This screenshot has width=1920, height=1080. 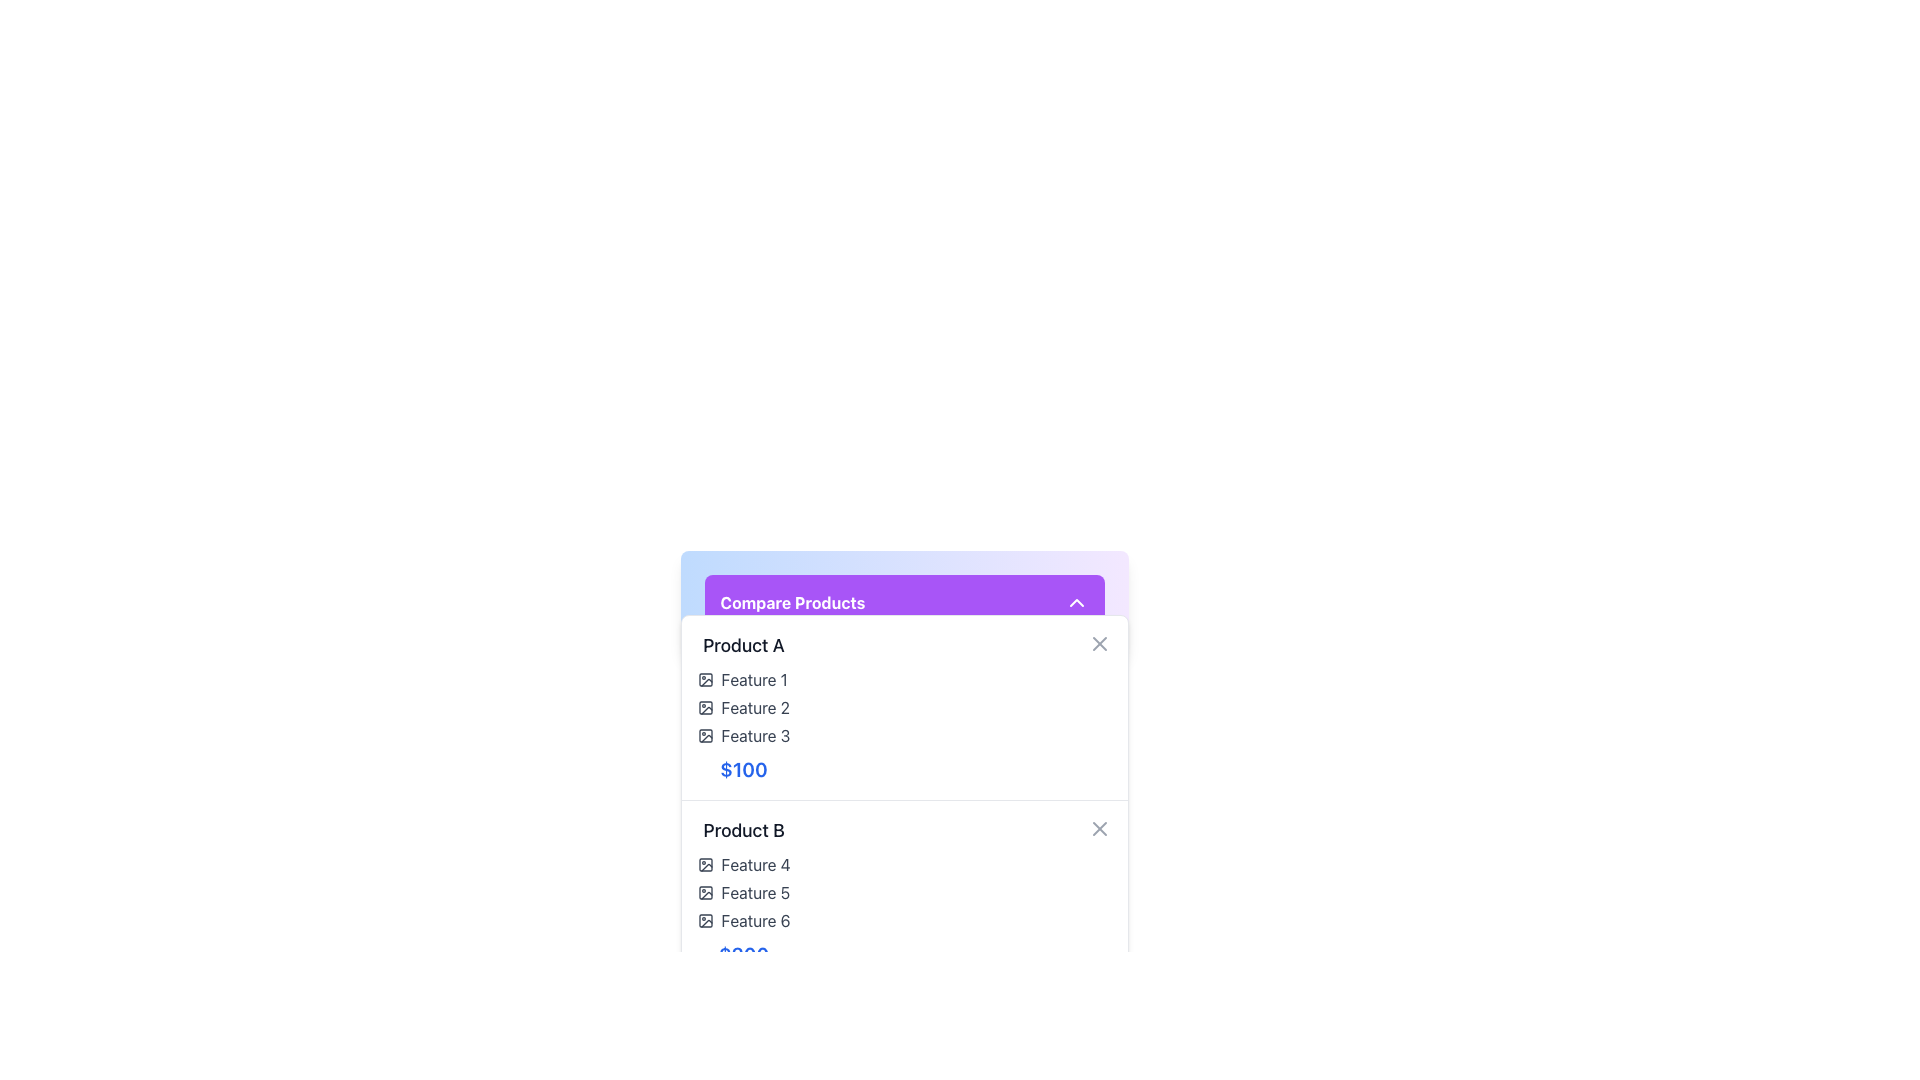 I want to click on the interactive sub-elements of the product card for 'Product B' located in the 'Compare Products' section, specifically within the second card after 'Product A', so click(x=743, y=892).